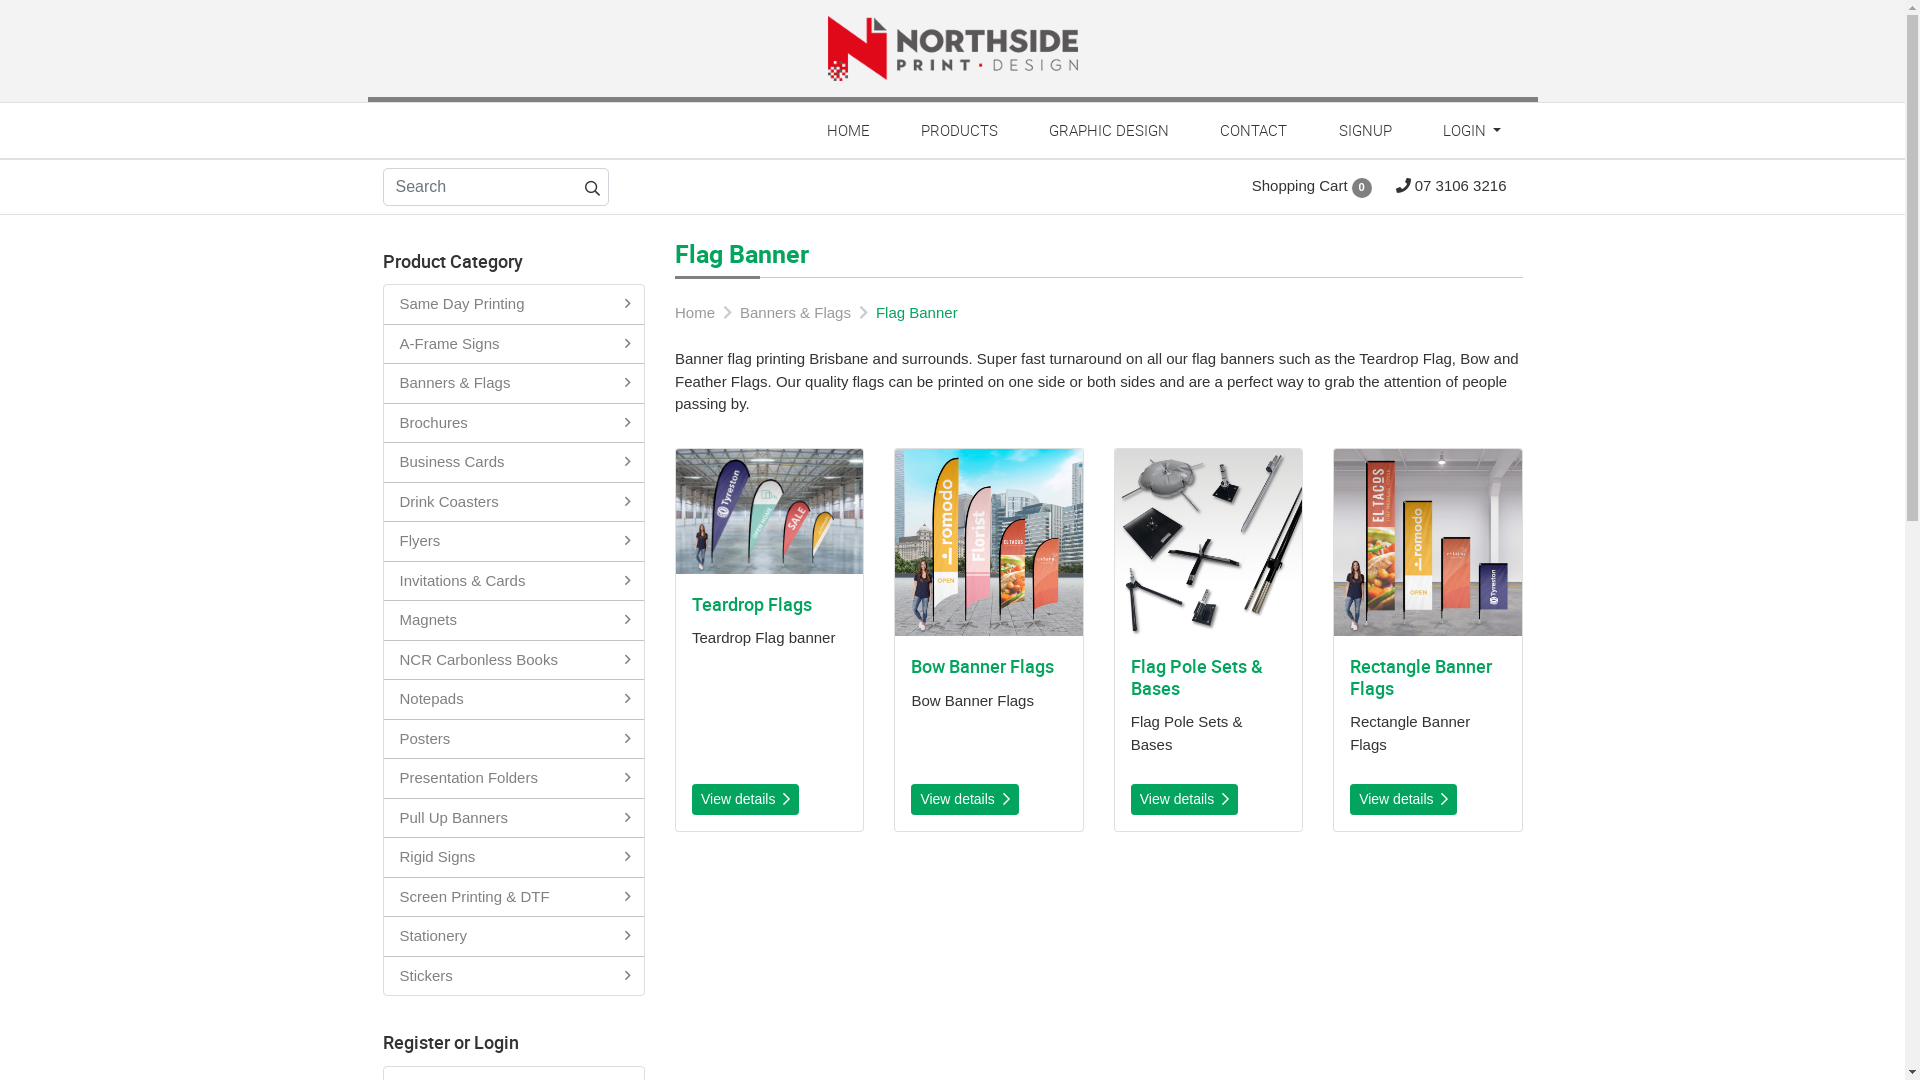  Describe the element at coordinates (1108, 130) in the screenshot. I see `'GRAPHIC DESIGN'` at that location.